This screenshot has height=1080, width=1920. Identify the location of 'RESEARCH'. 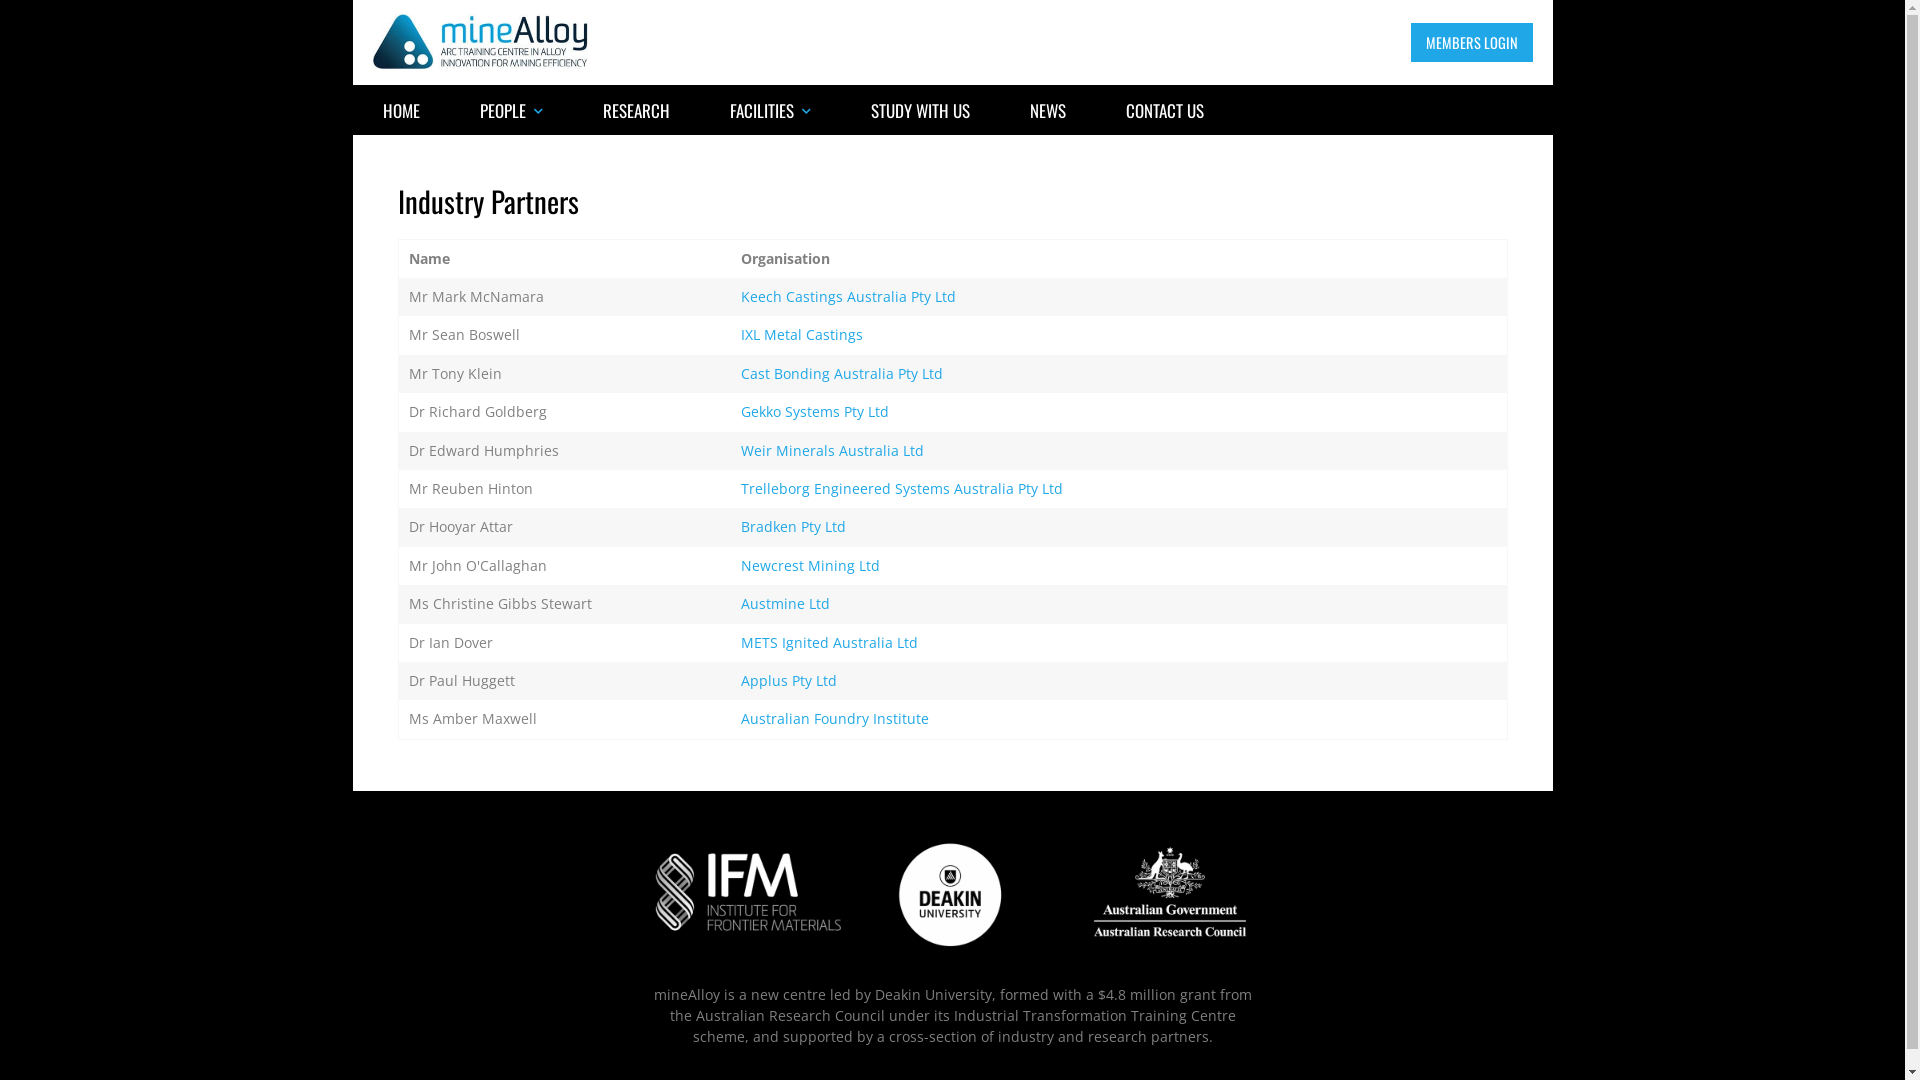
(634, 110).